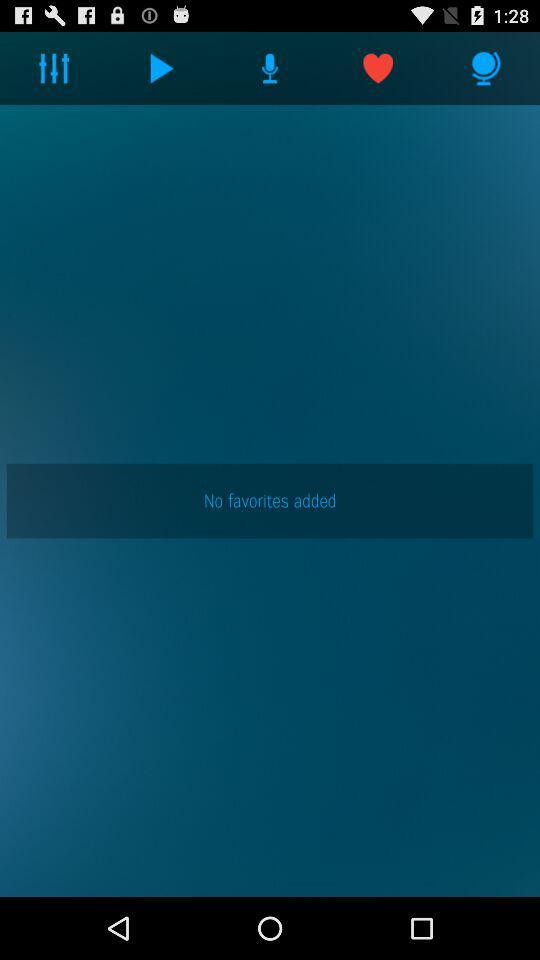  What do you see at coordinates (161, 72) in the screenshot?
I see `the play icon` at bounding box center [161, 72].